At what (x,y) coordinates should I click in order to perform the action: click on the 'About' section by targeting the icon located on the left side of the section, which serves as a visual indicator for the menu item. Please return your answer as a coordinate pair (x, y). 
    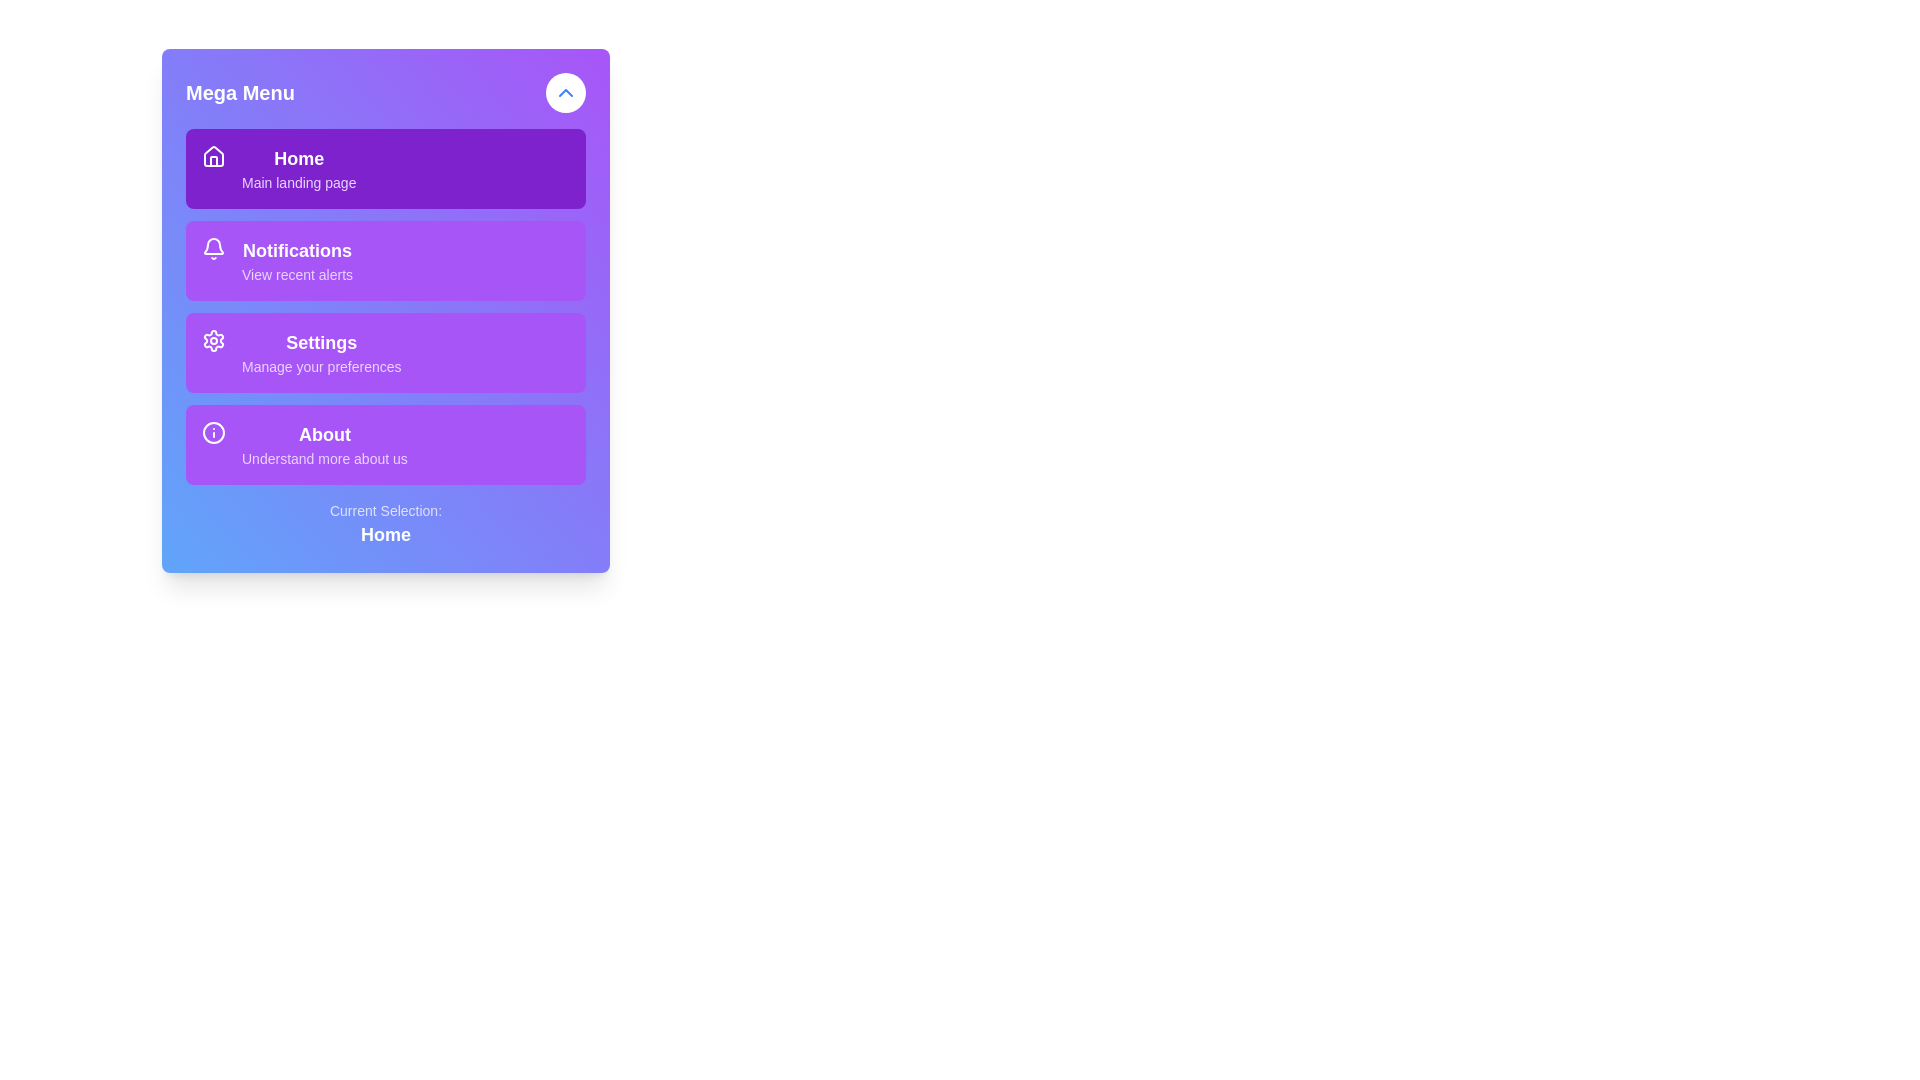
    Looking at the image, I should click on (214, 431).